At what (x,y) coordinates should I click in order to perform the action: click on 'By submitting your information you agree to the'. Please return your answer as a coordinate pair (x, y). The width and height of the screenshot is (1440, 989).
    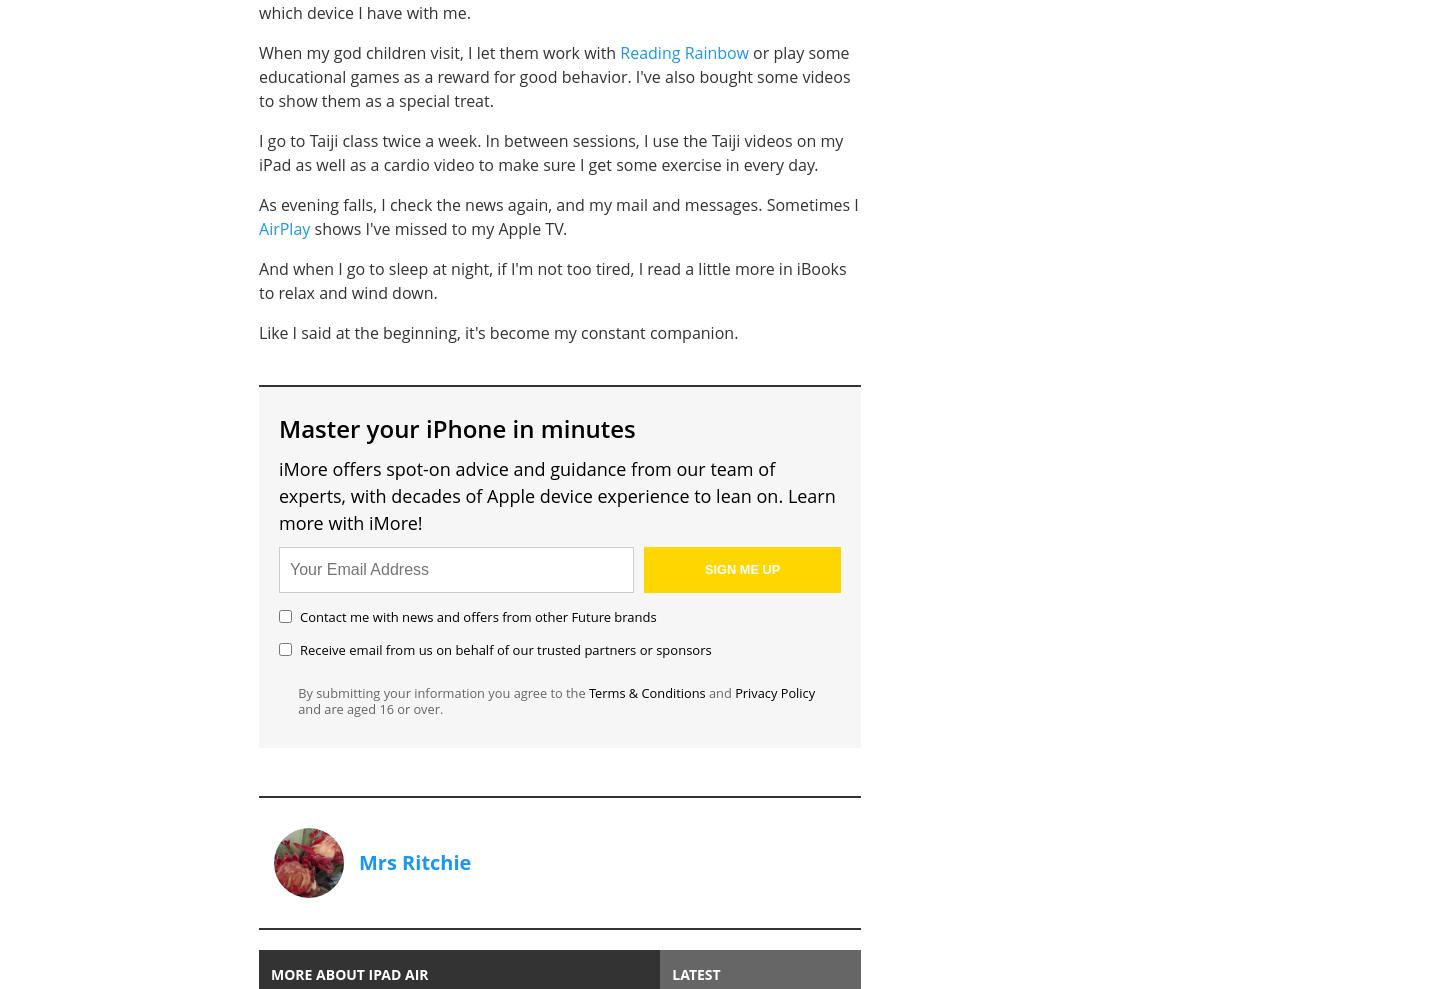
    Looking at the image, I should click on (296, 691).